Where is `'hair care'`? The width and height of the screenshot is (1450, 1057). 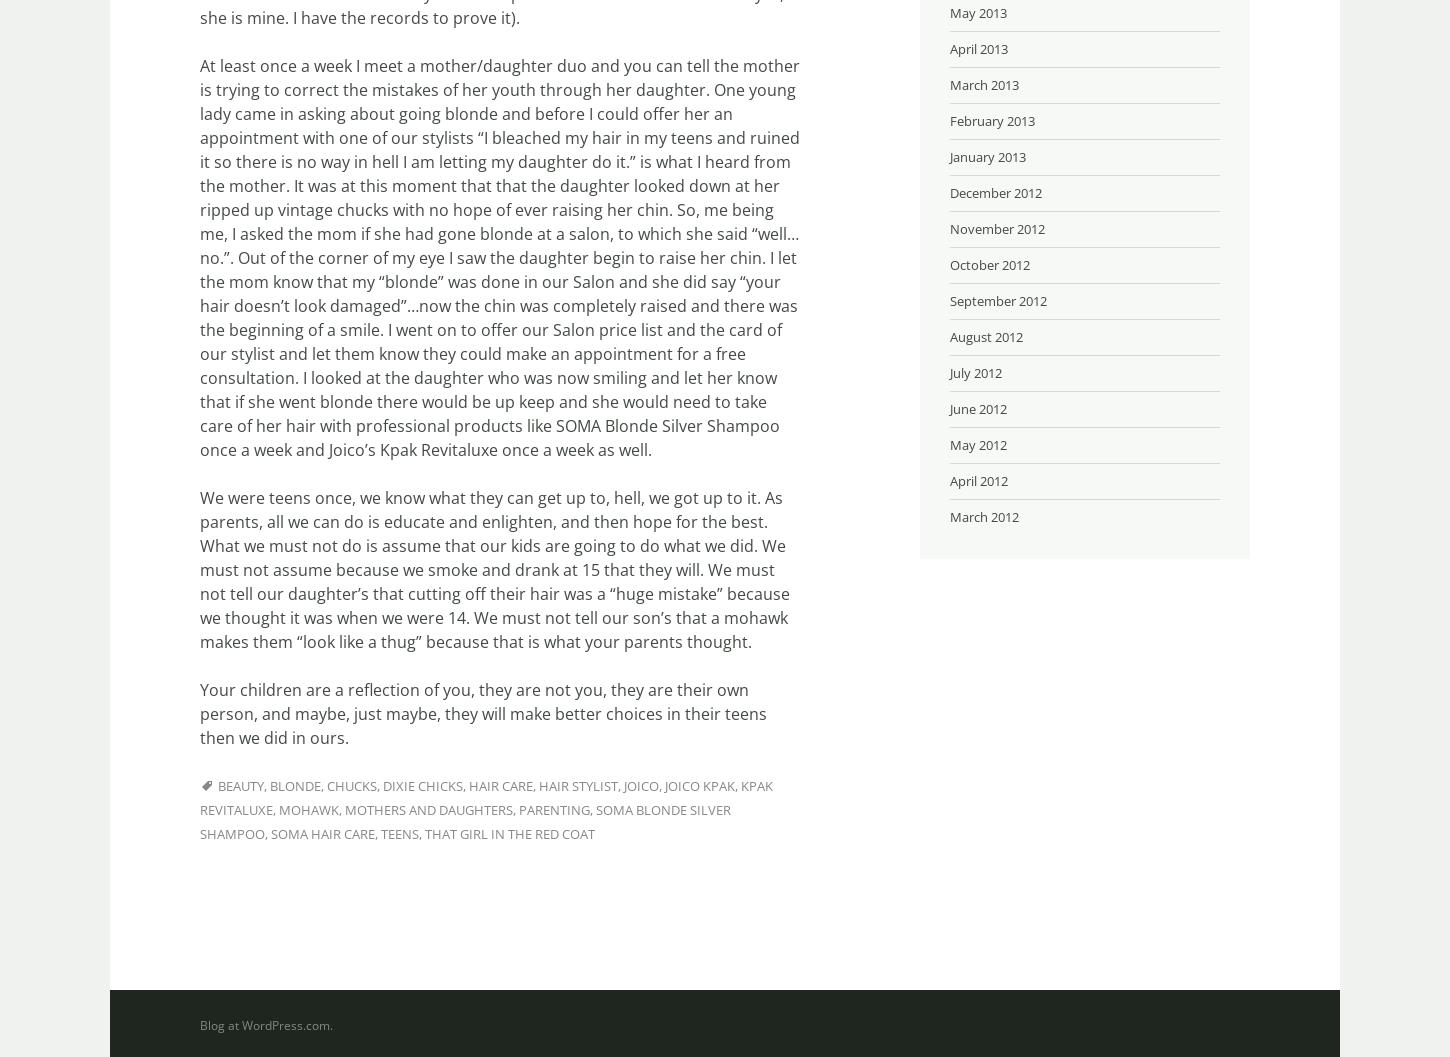
'hair care' is located at coordinates (500, 785).